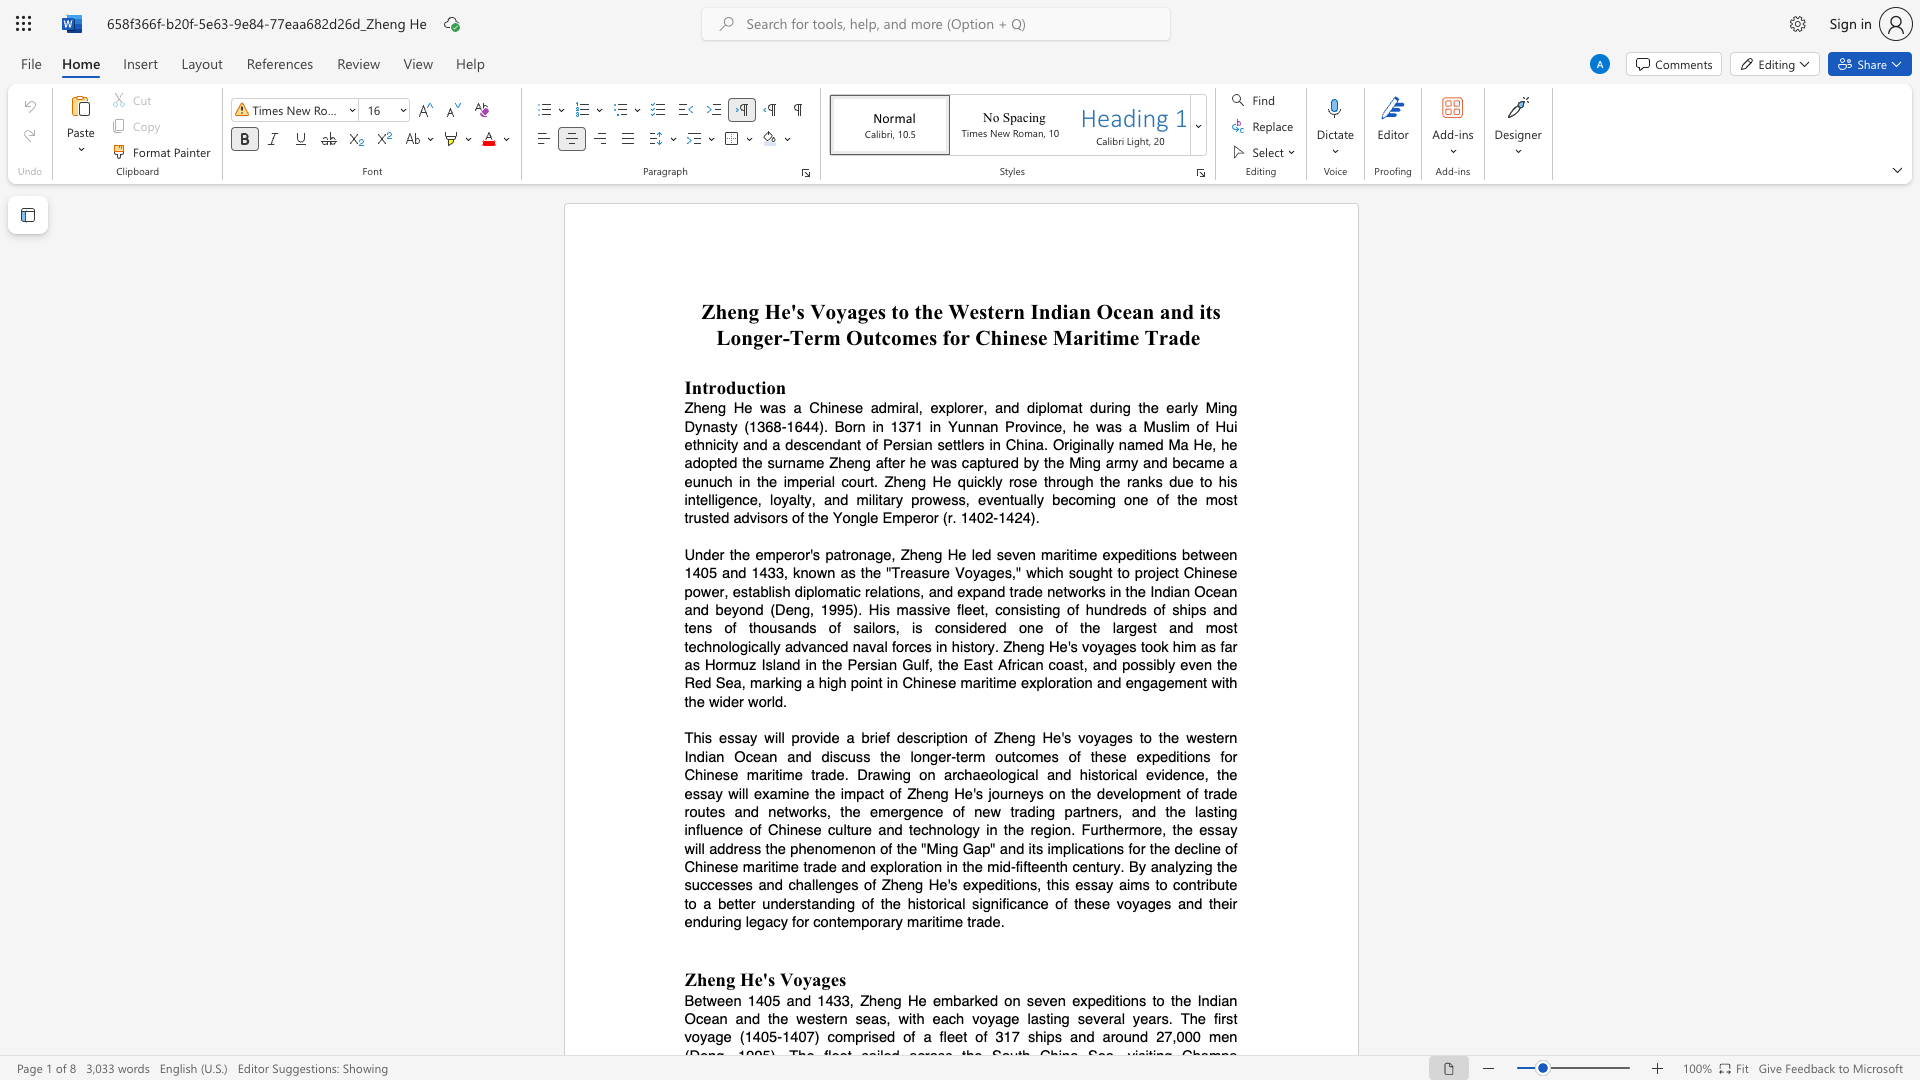 Image resolution: width=1920 pixels, height=1080 pixels. I want to click on the subset text "s between 1405 and 1433, known as the" within the text "Under the emperor", so click(1169, 555).